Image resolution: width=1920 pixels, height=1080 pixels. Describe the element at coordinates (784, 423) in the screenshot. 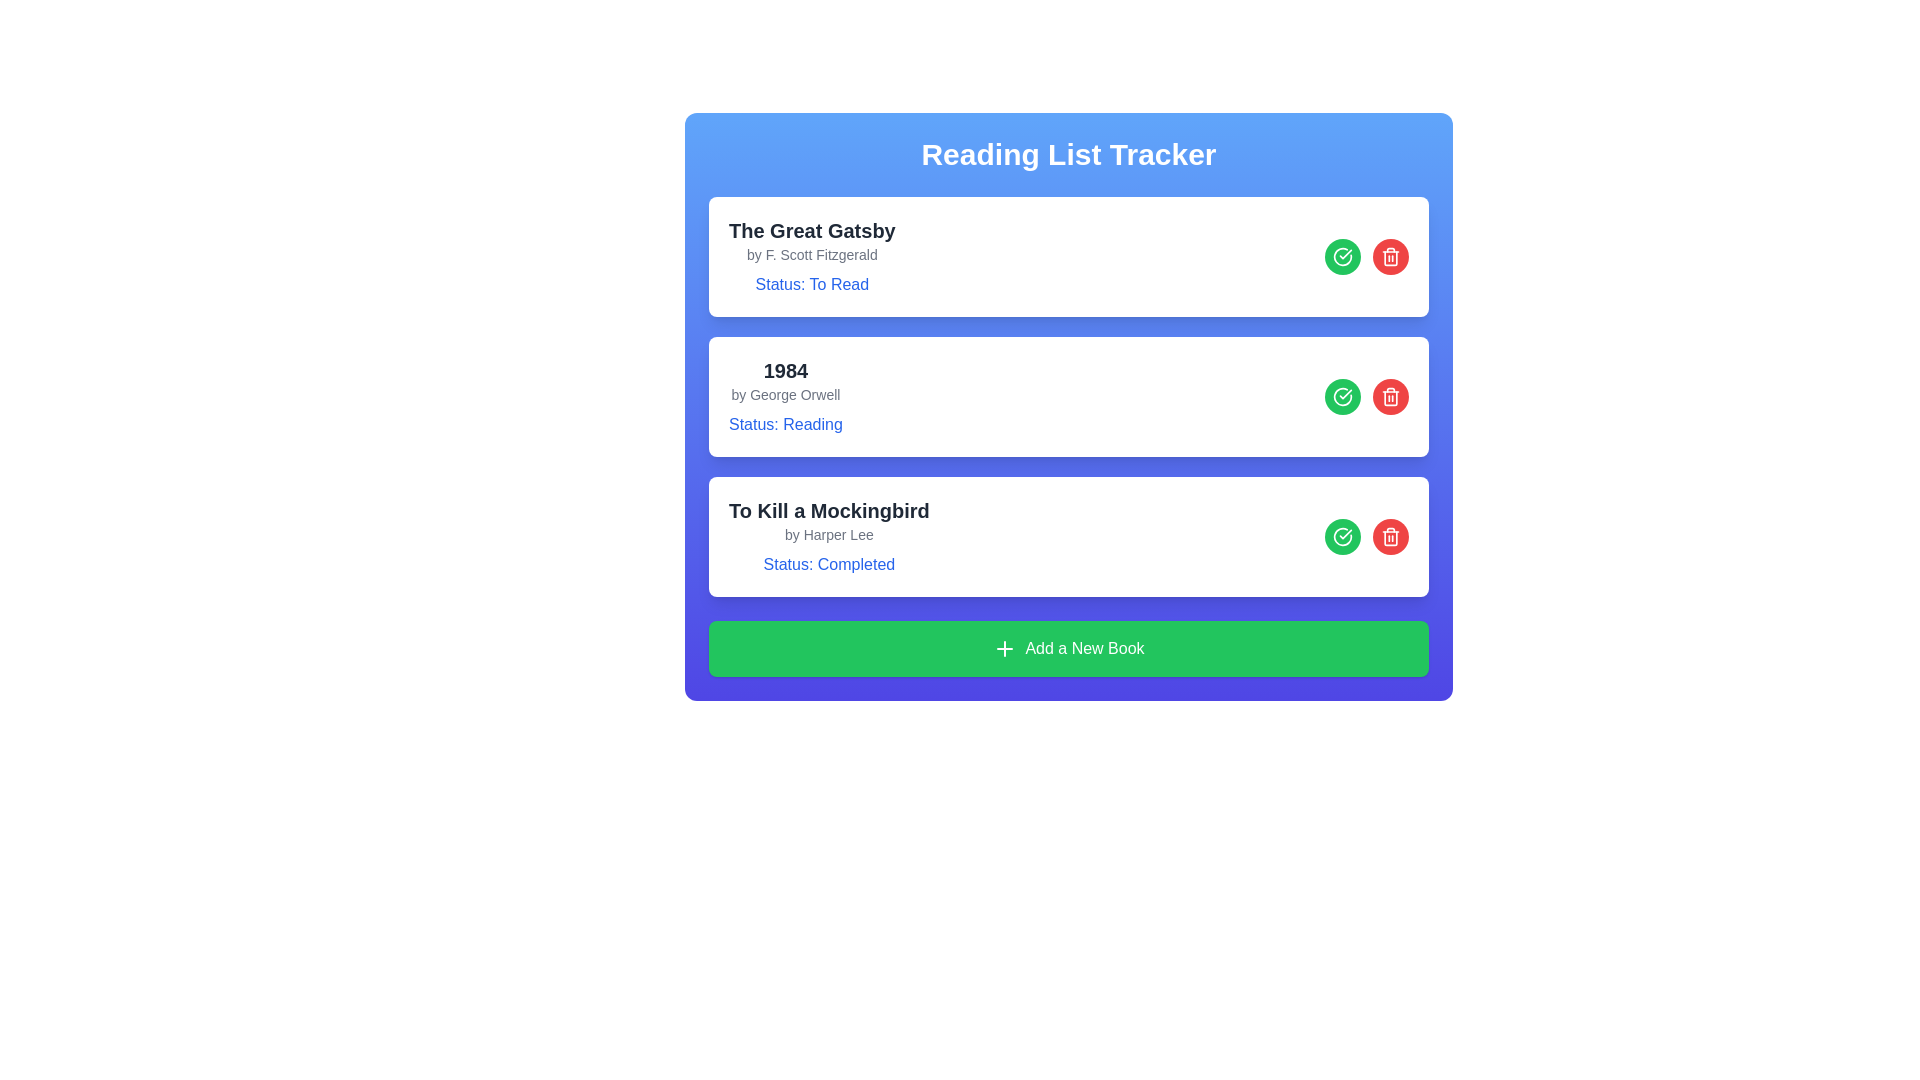

I see `the text label displaying 'Status: Reading', which is positioned below the author's label in the book entry for '1984' by George Orwell` at that location.